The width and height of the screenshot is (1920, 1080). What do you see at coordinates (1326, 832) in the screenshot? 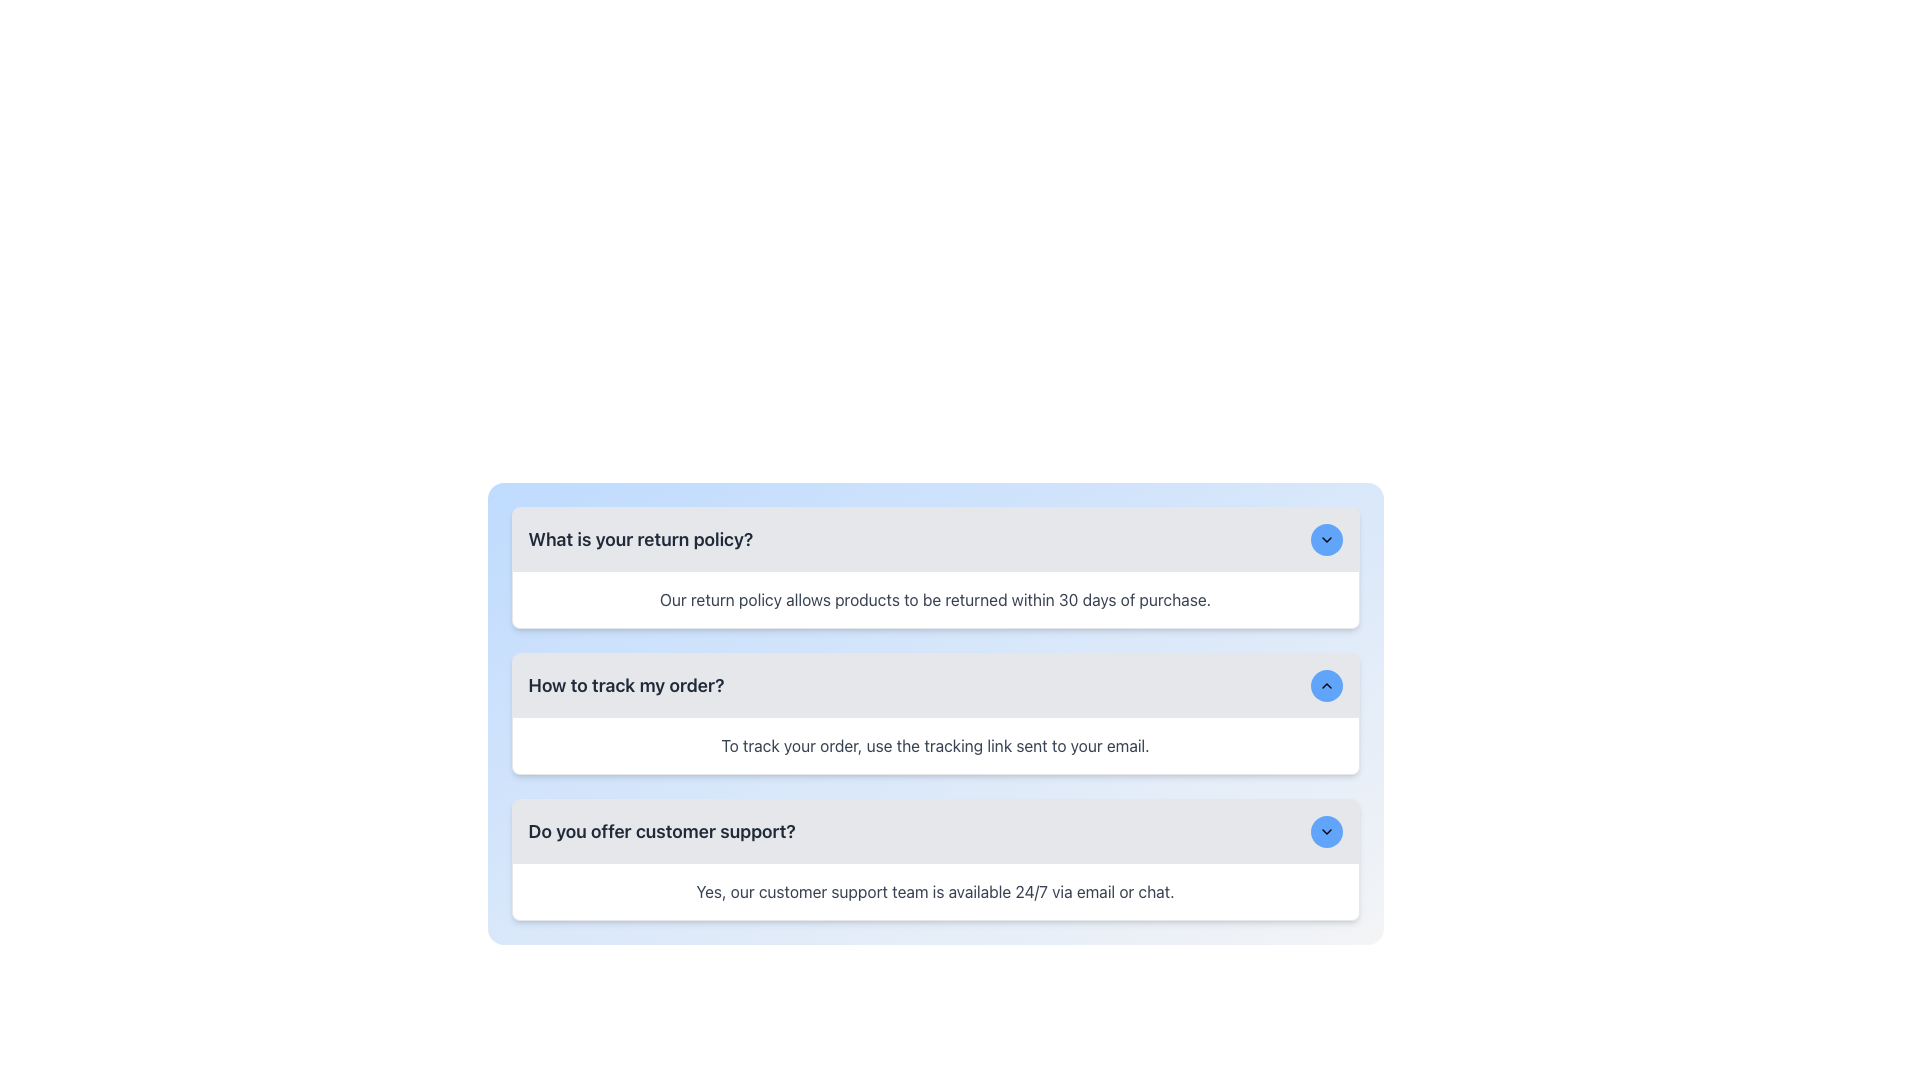
I see `the circular blue button with a downward-pointing chevron icon at its center` at bounding box center [1326, 832].